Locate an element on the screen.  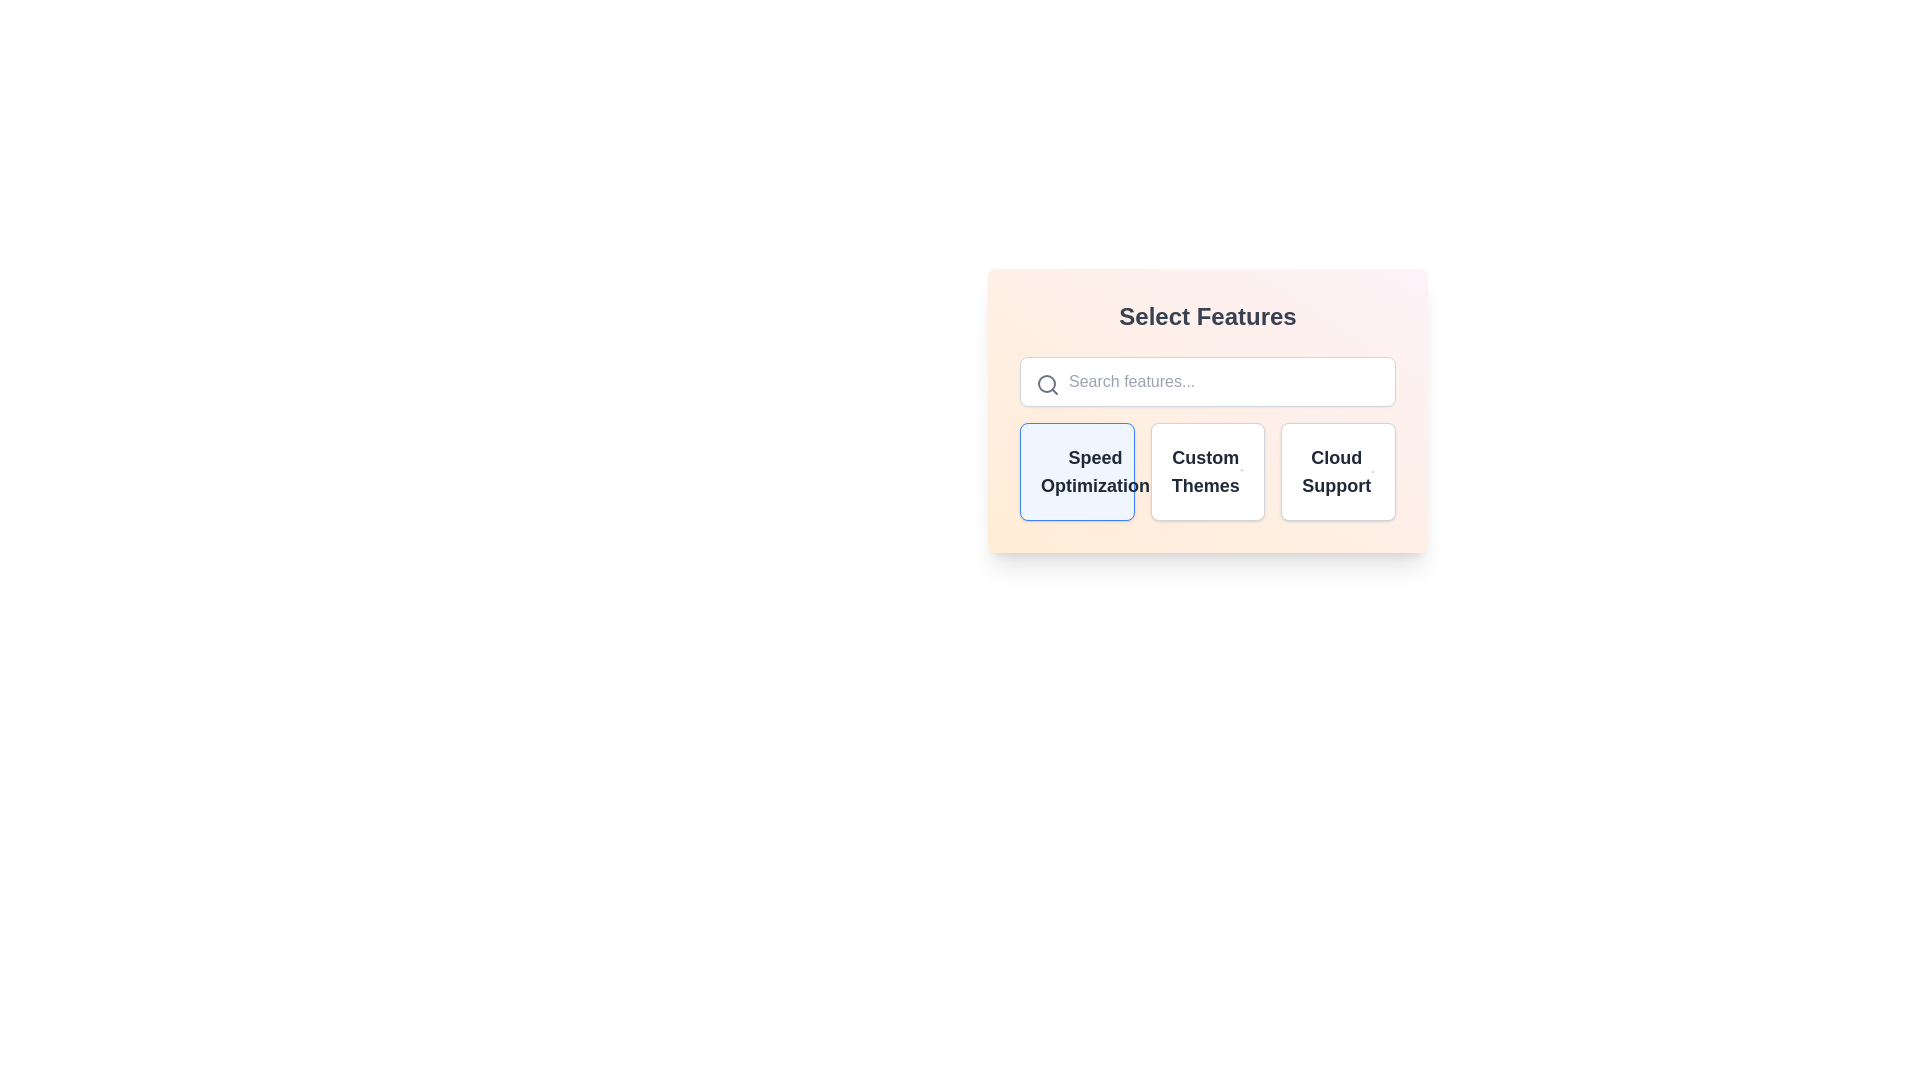
the feature Custom Themes is located at coordinates (1207, 471).